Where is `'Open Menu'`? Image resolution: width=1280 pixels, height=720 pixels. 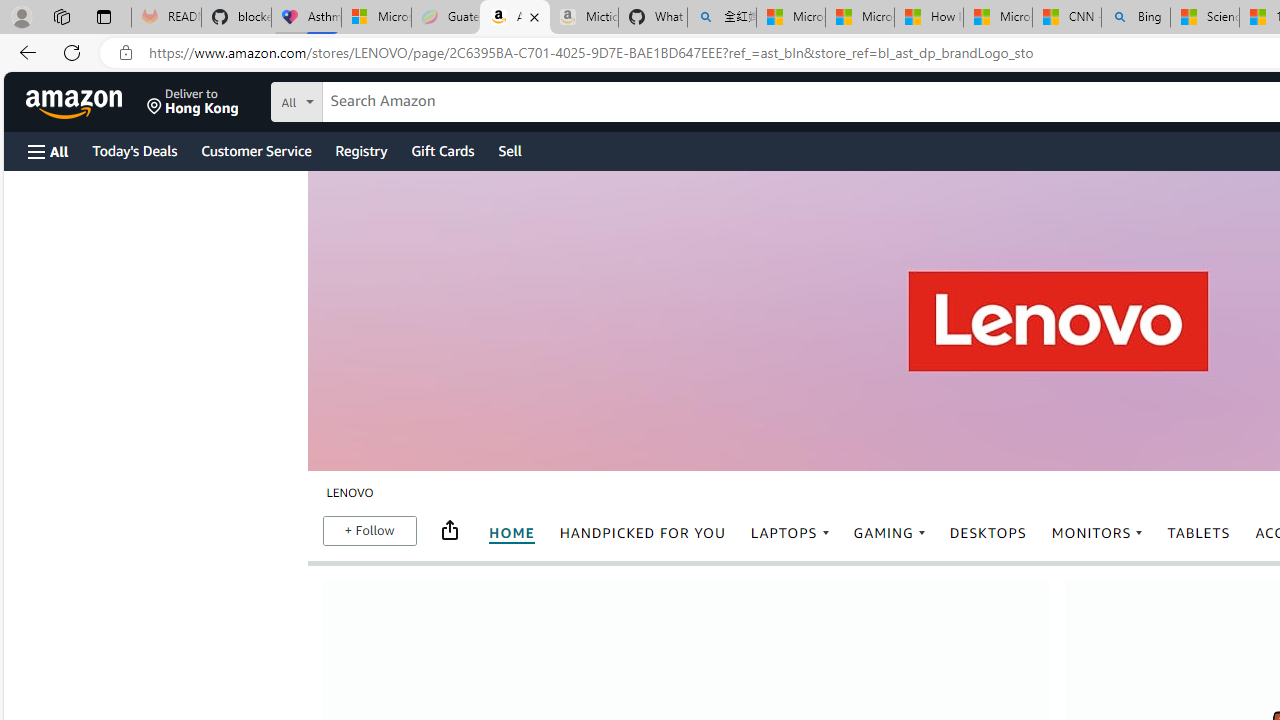 'Open Menu' is located at coordinates (48, 150).